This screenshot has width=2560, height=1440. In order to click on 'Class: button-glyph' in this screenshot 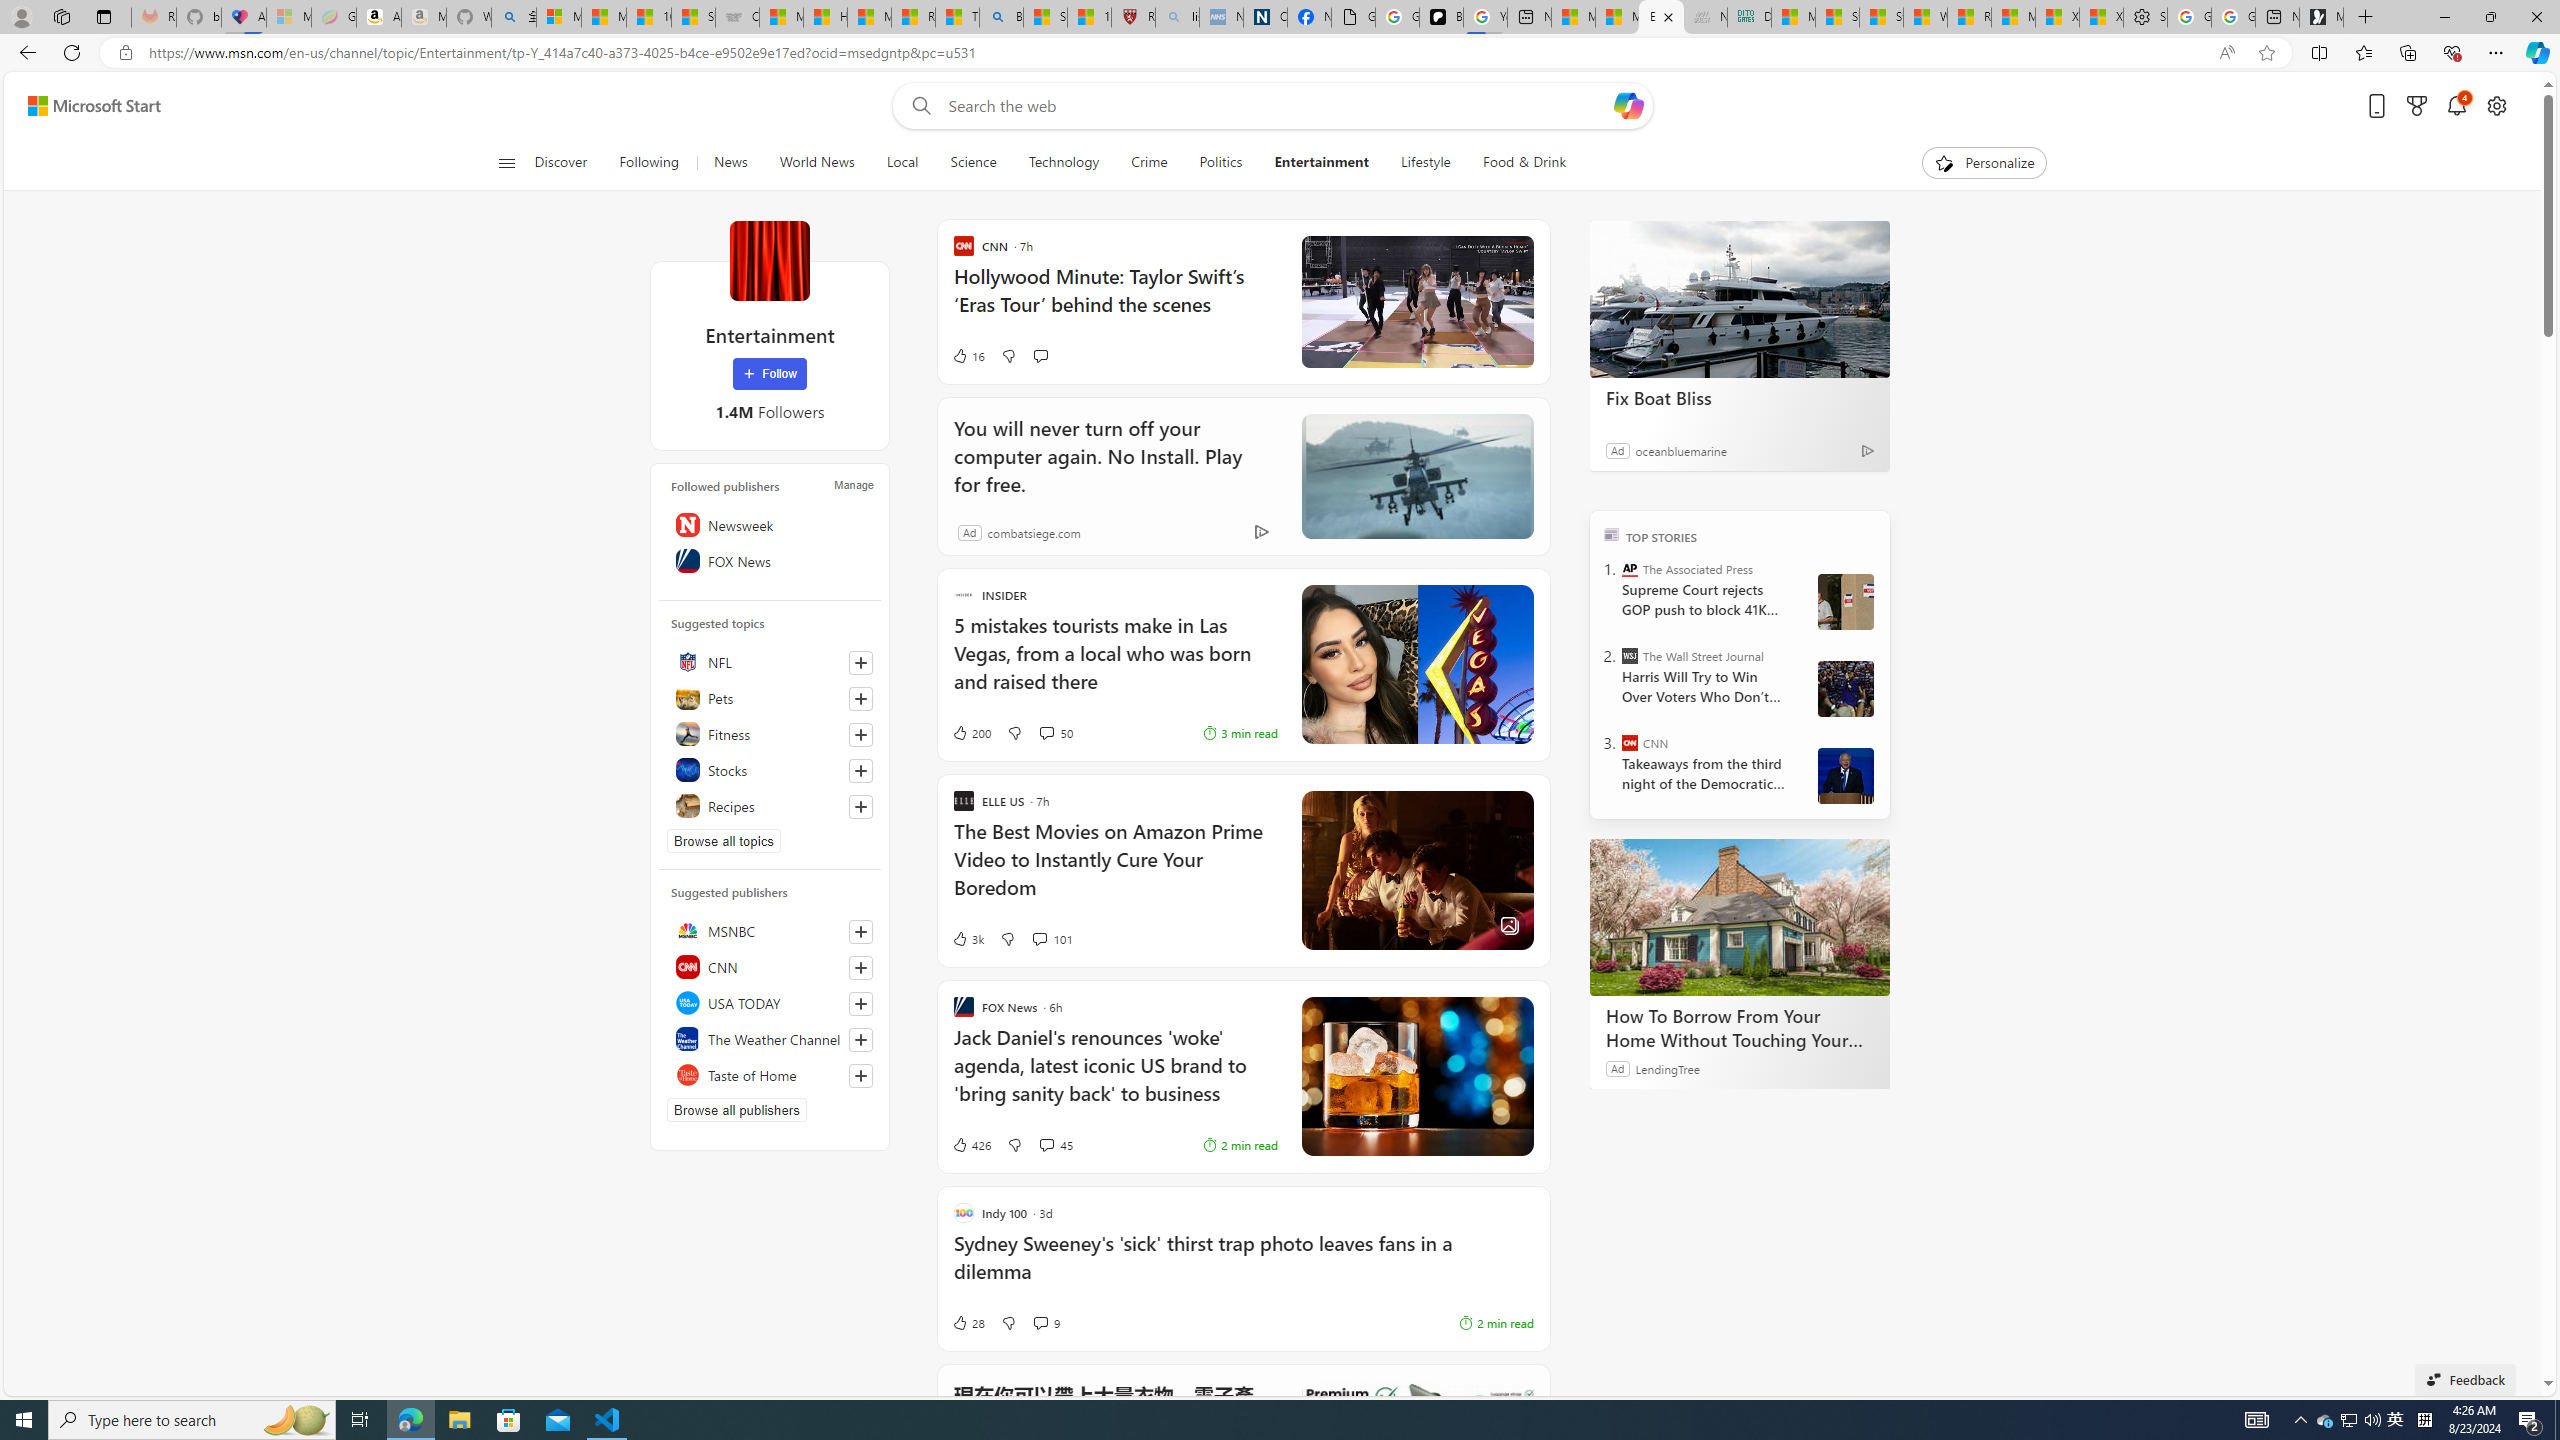, I will do `click(505, 162)`.